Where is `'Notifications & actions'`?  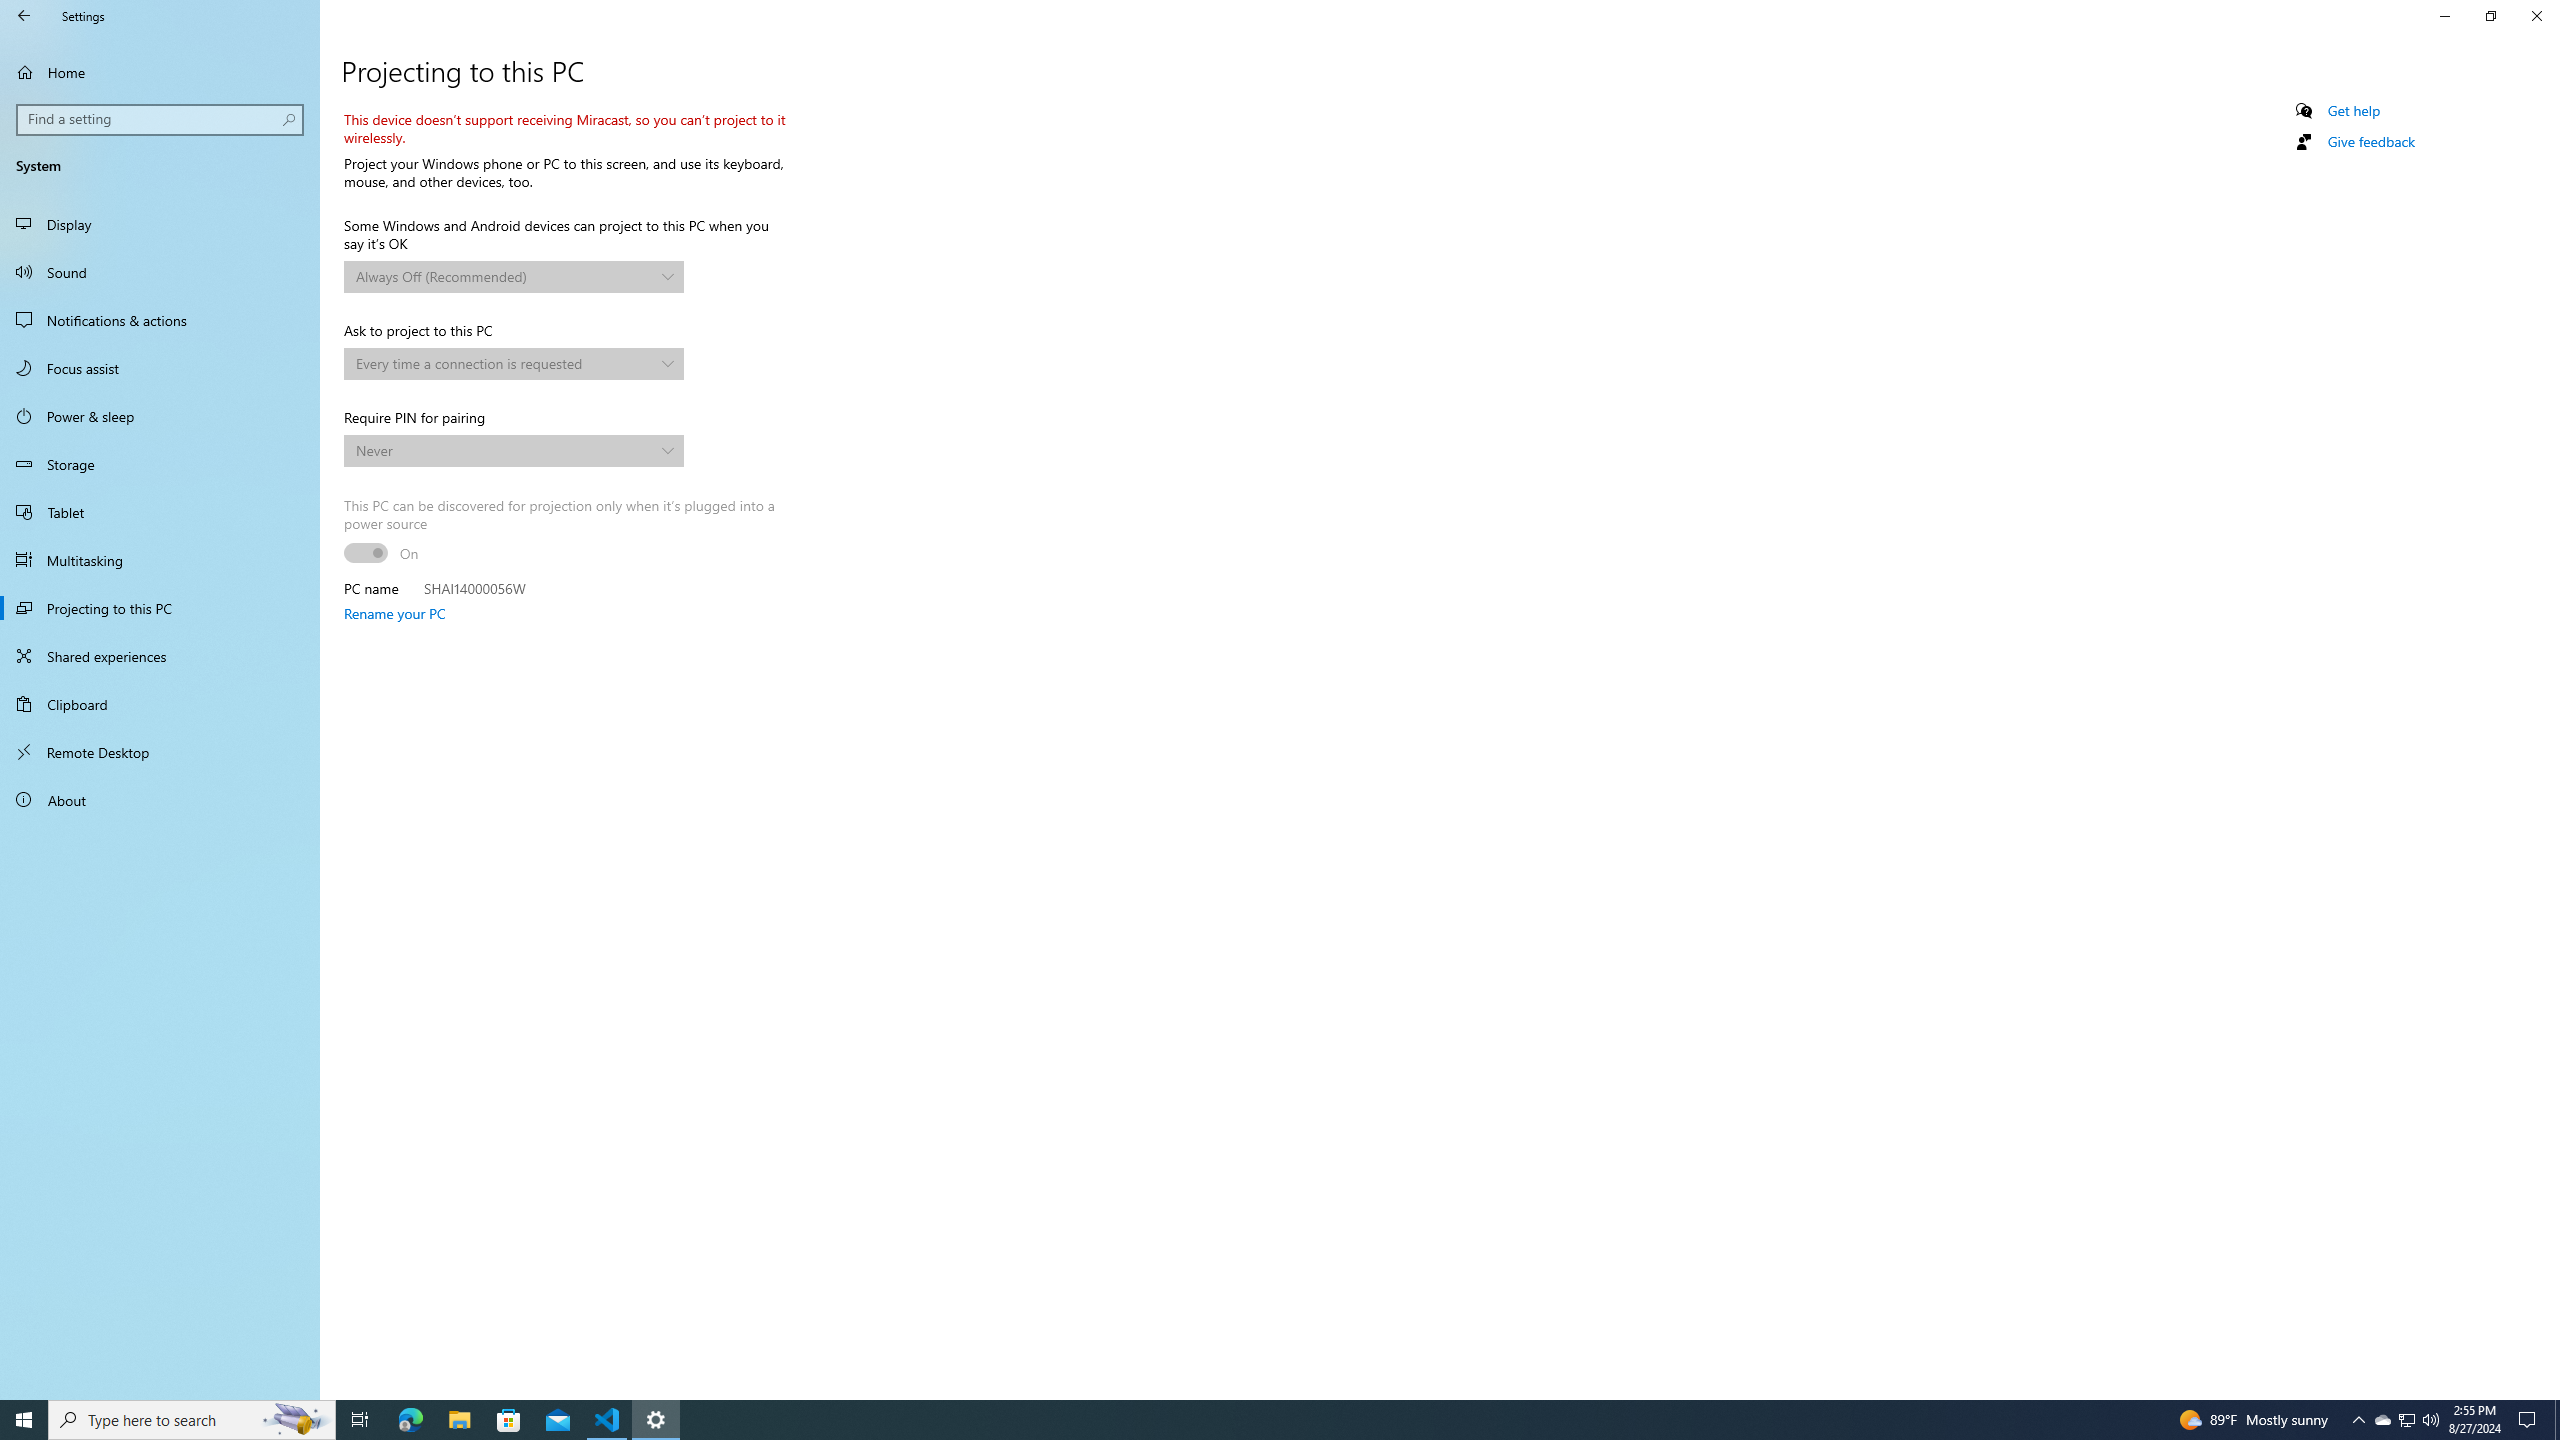
'Notifications & actions' is located at coordinates (159, 319).